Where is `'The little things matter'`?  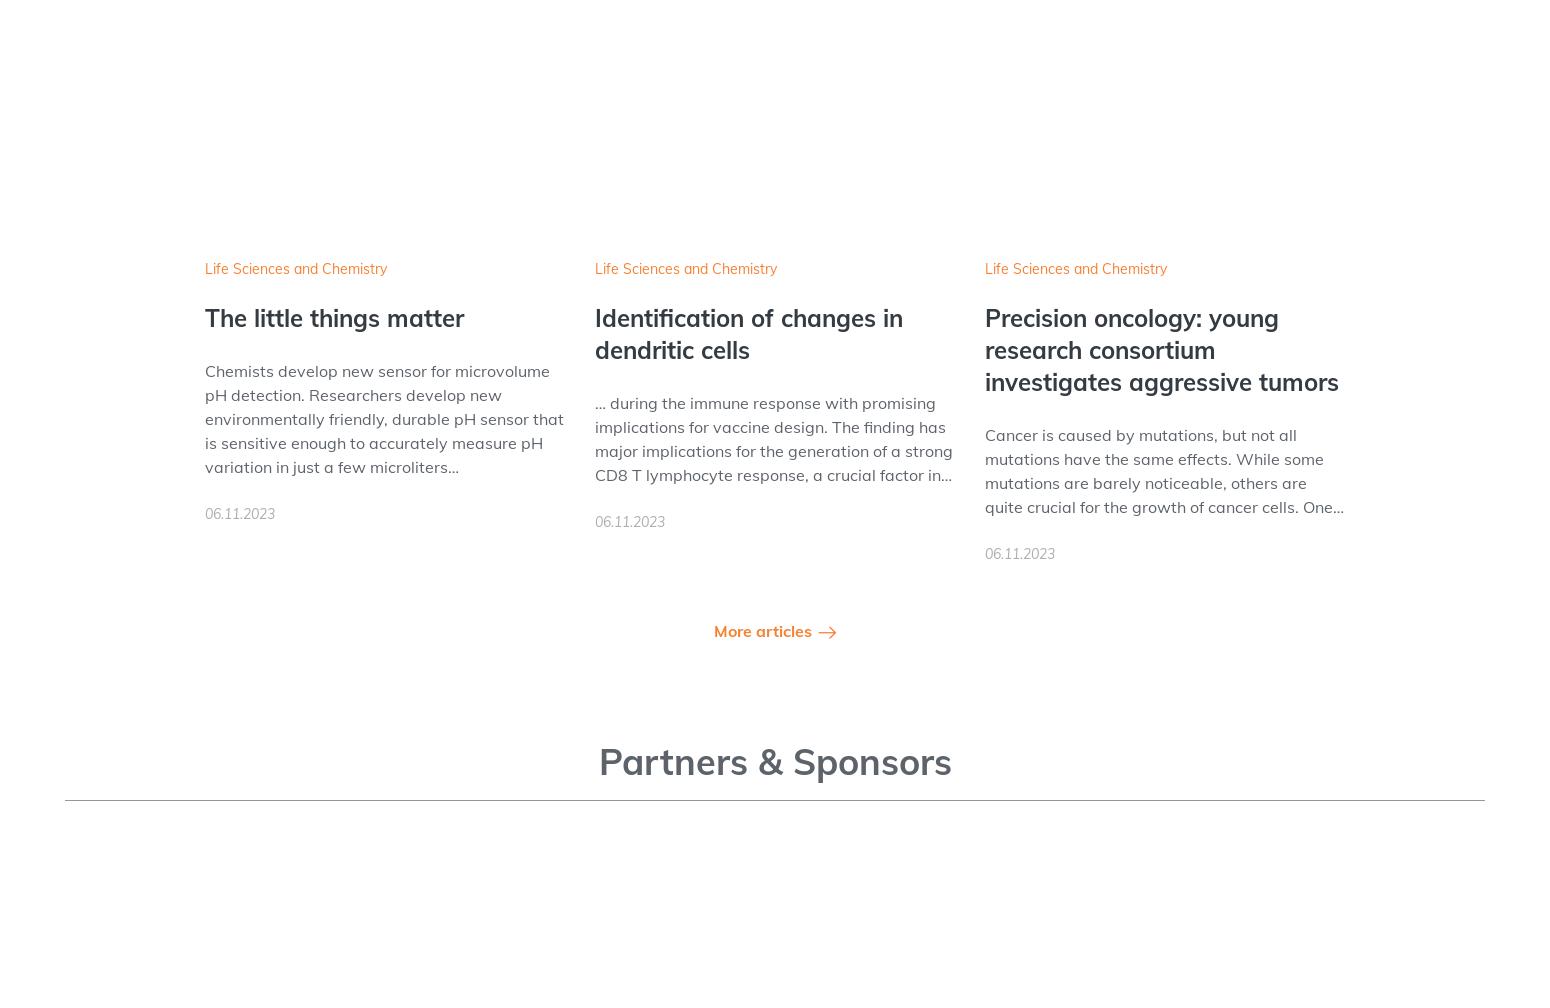 'The little things matter' is located at coordinates (333, 318).